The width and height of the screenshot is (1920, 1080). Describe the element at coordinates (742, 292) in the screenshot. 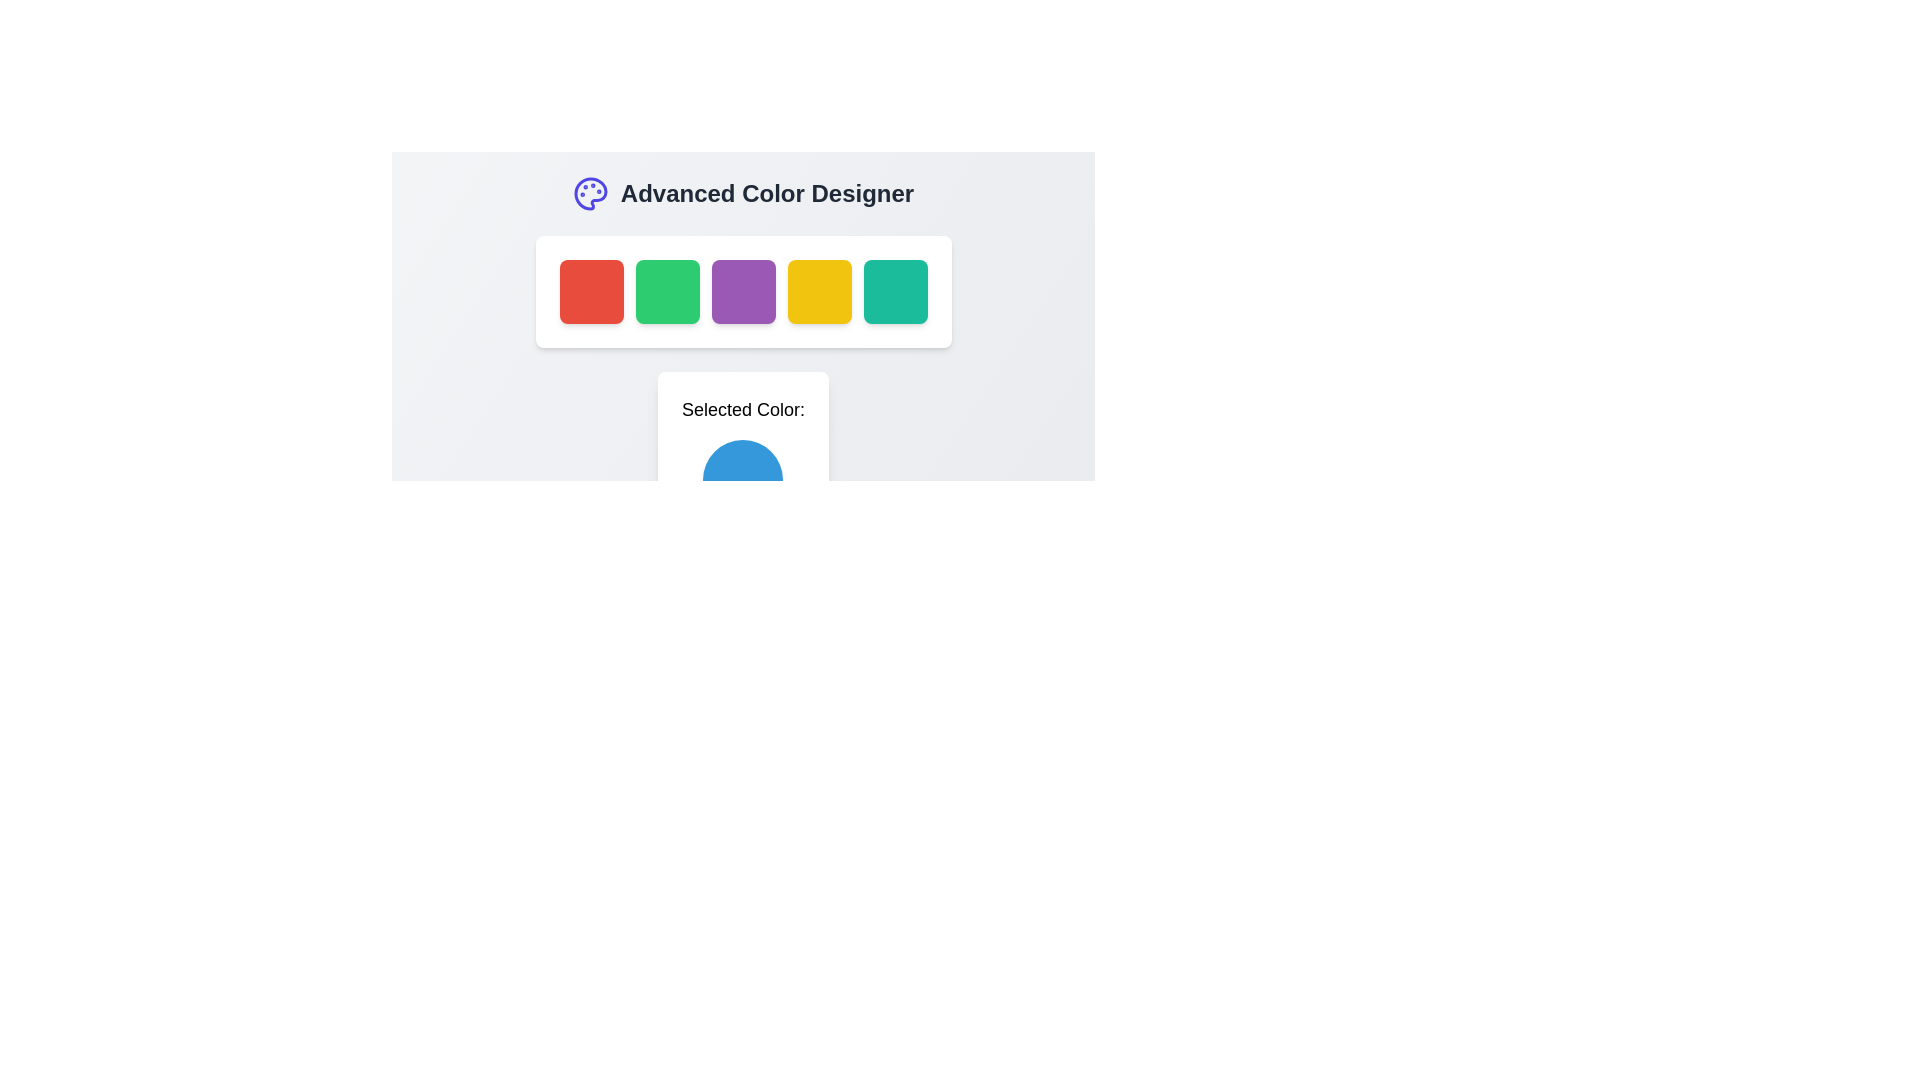

I see `the purple square with a rounded border located in the center position of a row of five colorful squares` at that location.